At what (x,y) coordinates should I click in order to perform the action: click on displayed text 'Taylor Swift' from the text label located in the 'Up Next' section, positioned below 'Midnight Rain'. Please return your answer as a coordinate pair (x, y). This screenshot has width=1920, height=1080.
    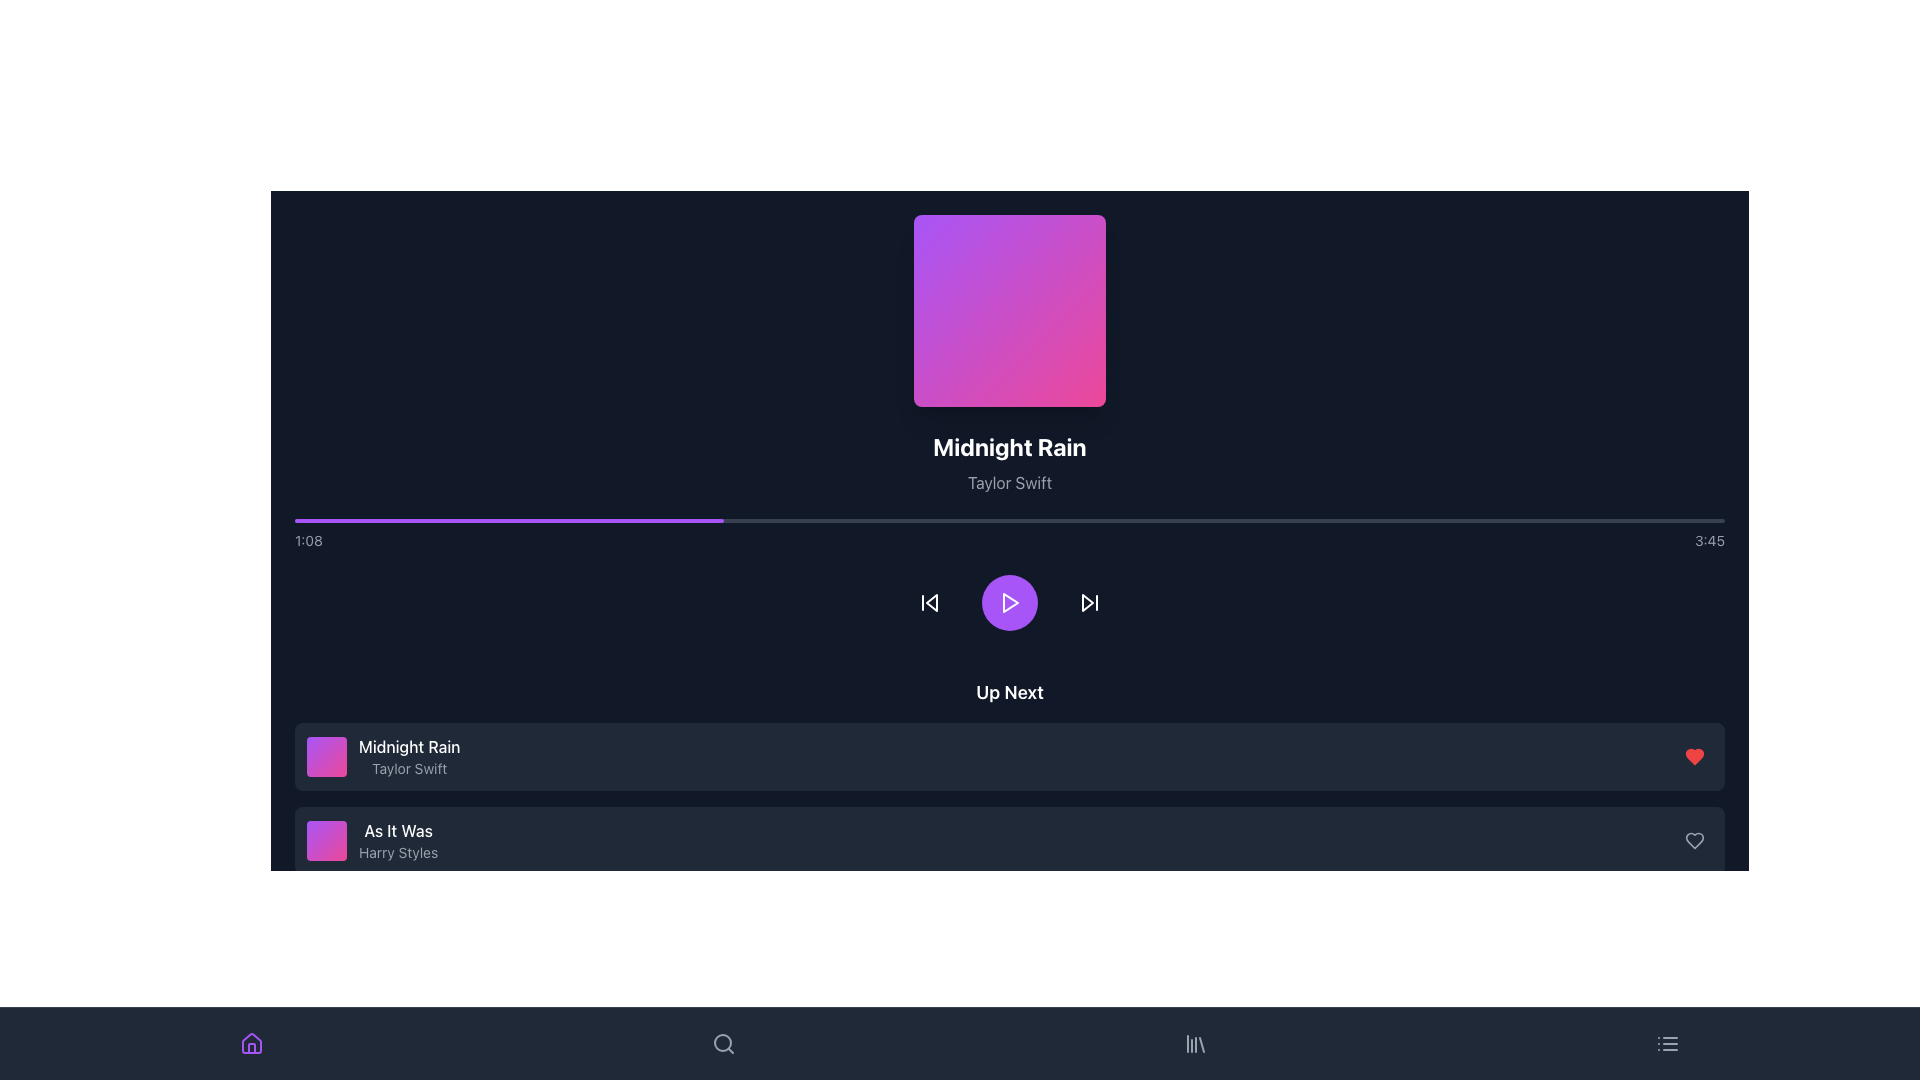
    Looking at the image, I should click on (408, 767).